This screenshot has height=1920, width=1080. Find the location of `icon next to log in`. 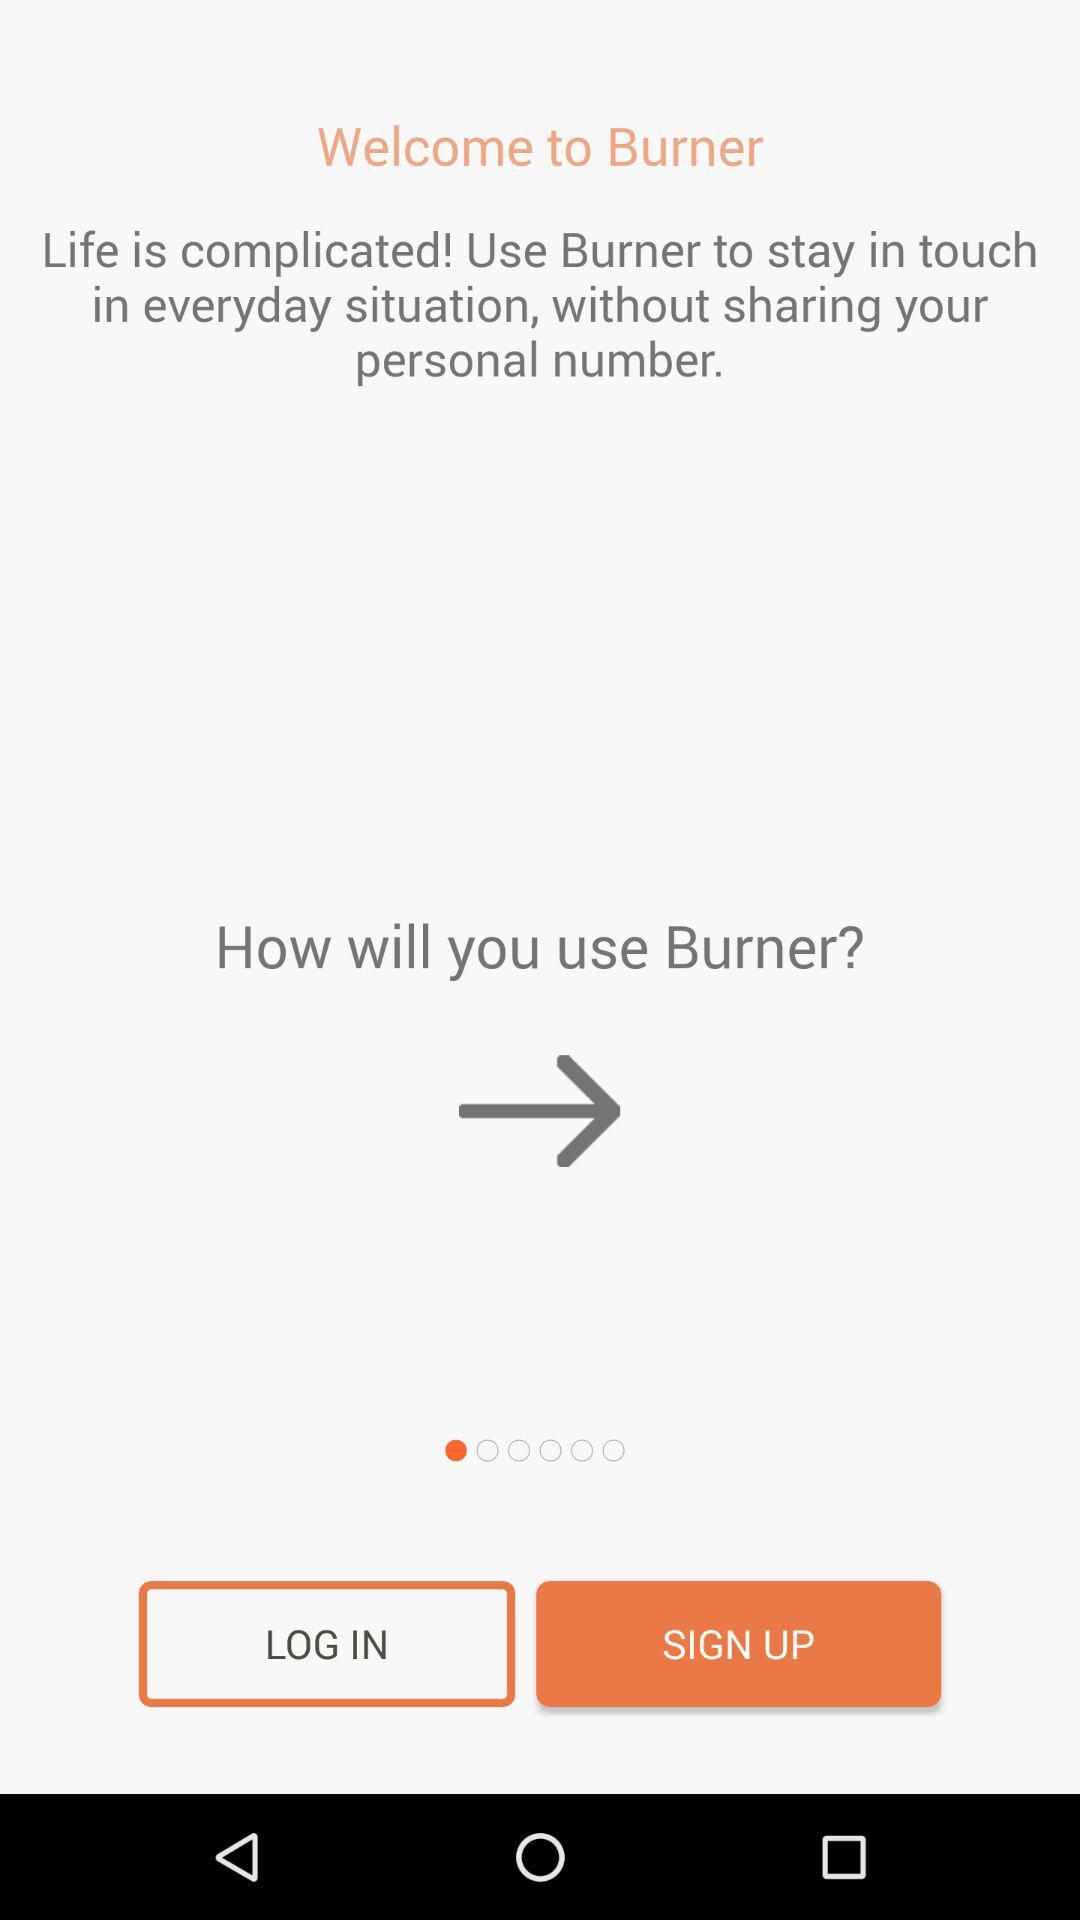

icon next to log in is located at coordinates (738, 1644).